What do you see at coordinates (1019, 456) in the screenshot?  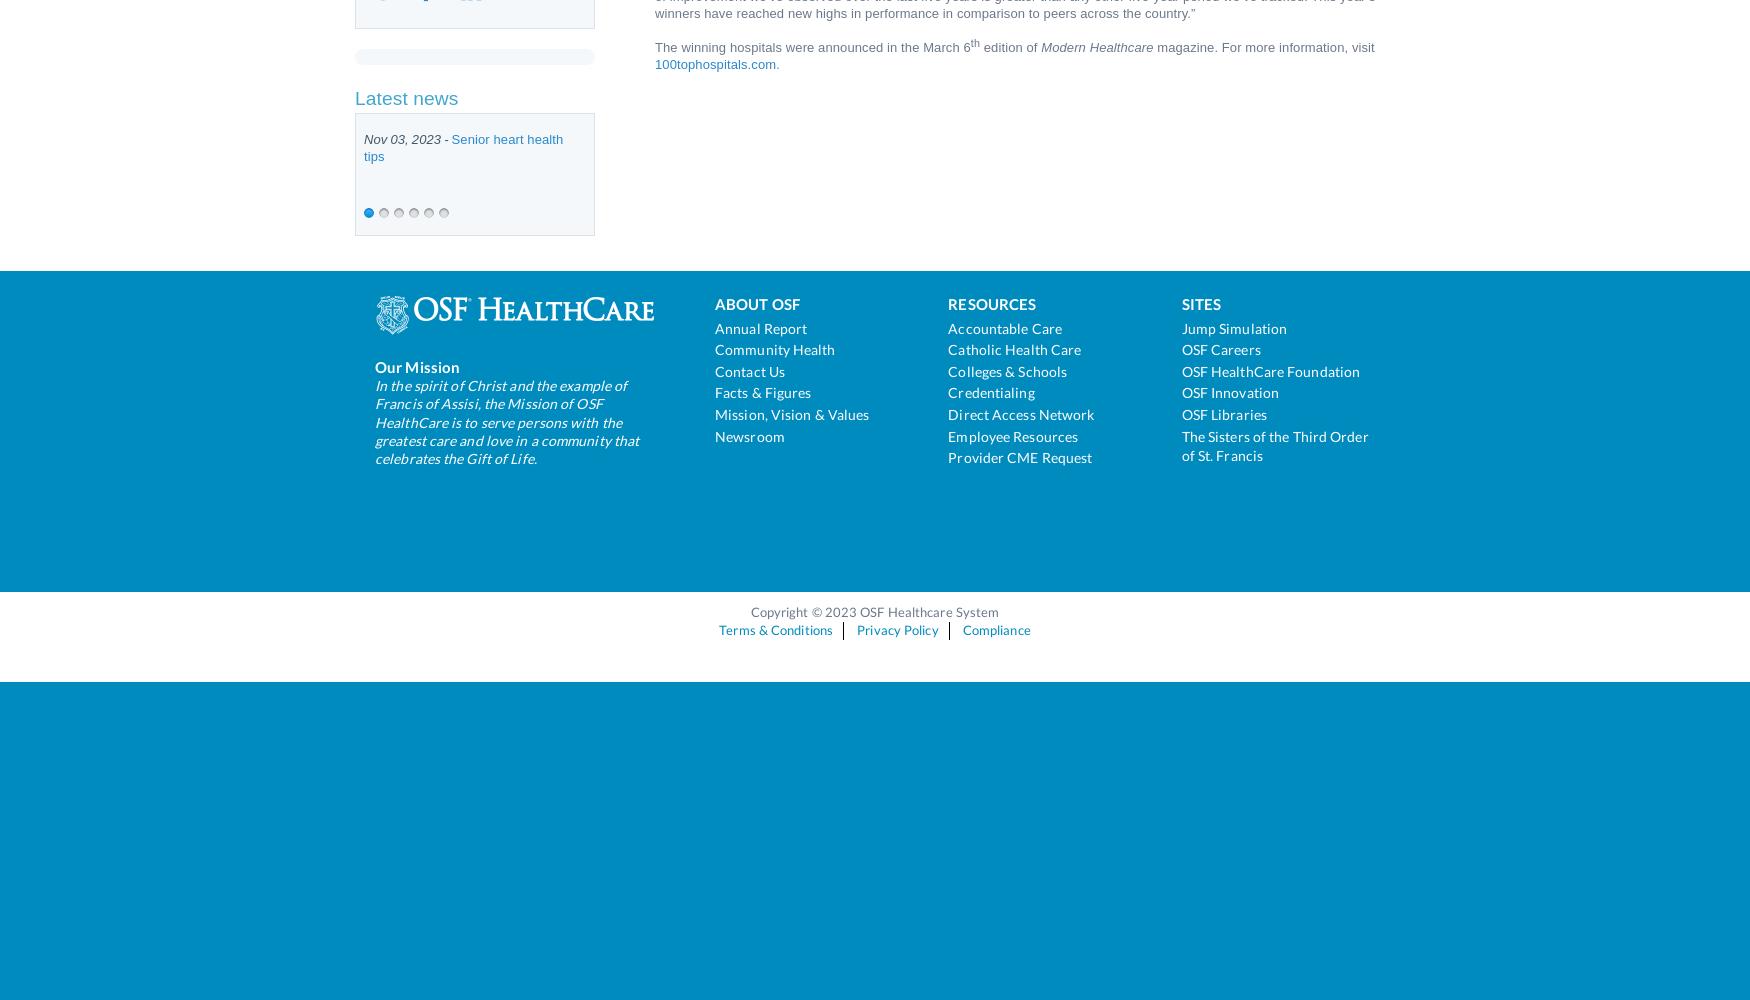 I see `'Provider CME Request'` at bounding box center [1019, 456].